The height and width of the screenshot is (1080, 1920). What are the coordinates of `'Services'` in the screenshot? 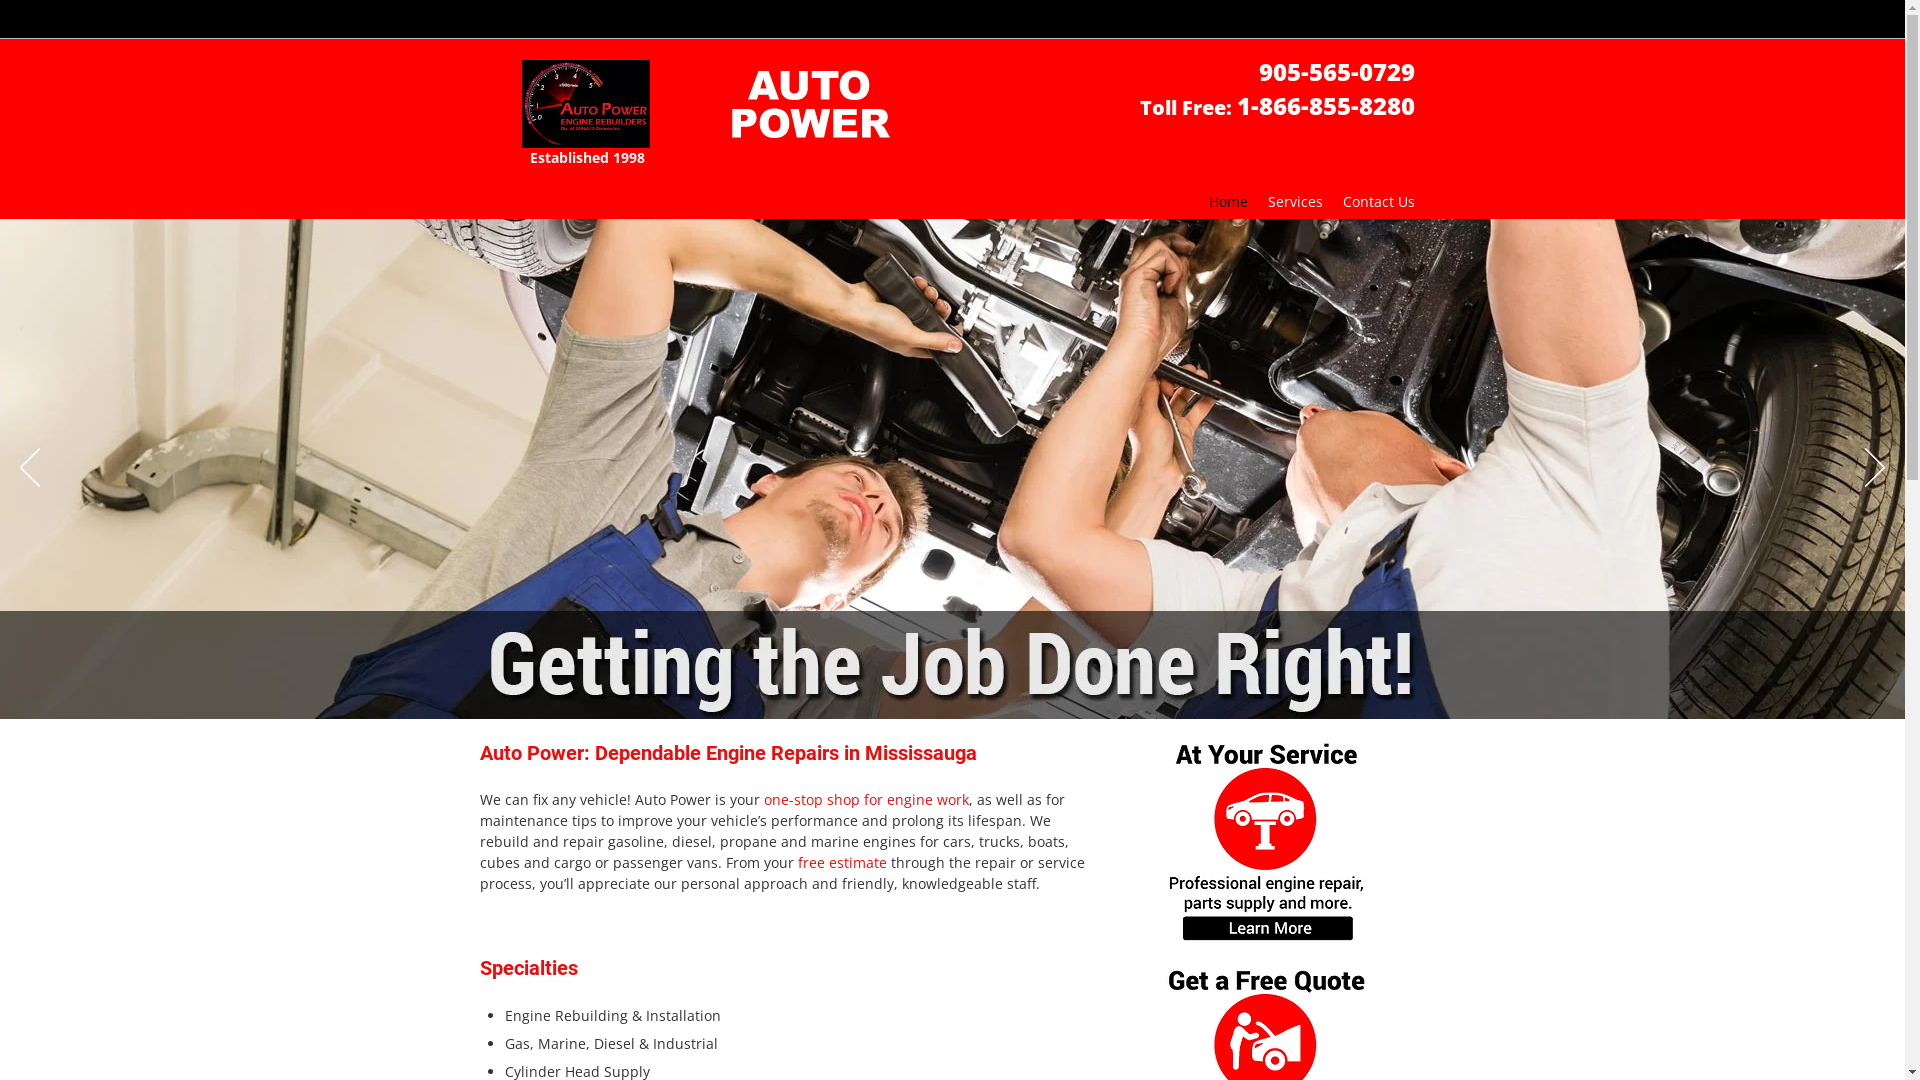 It's located at (1295, 201).